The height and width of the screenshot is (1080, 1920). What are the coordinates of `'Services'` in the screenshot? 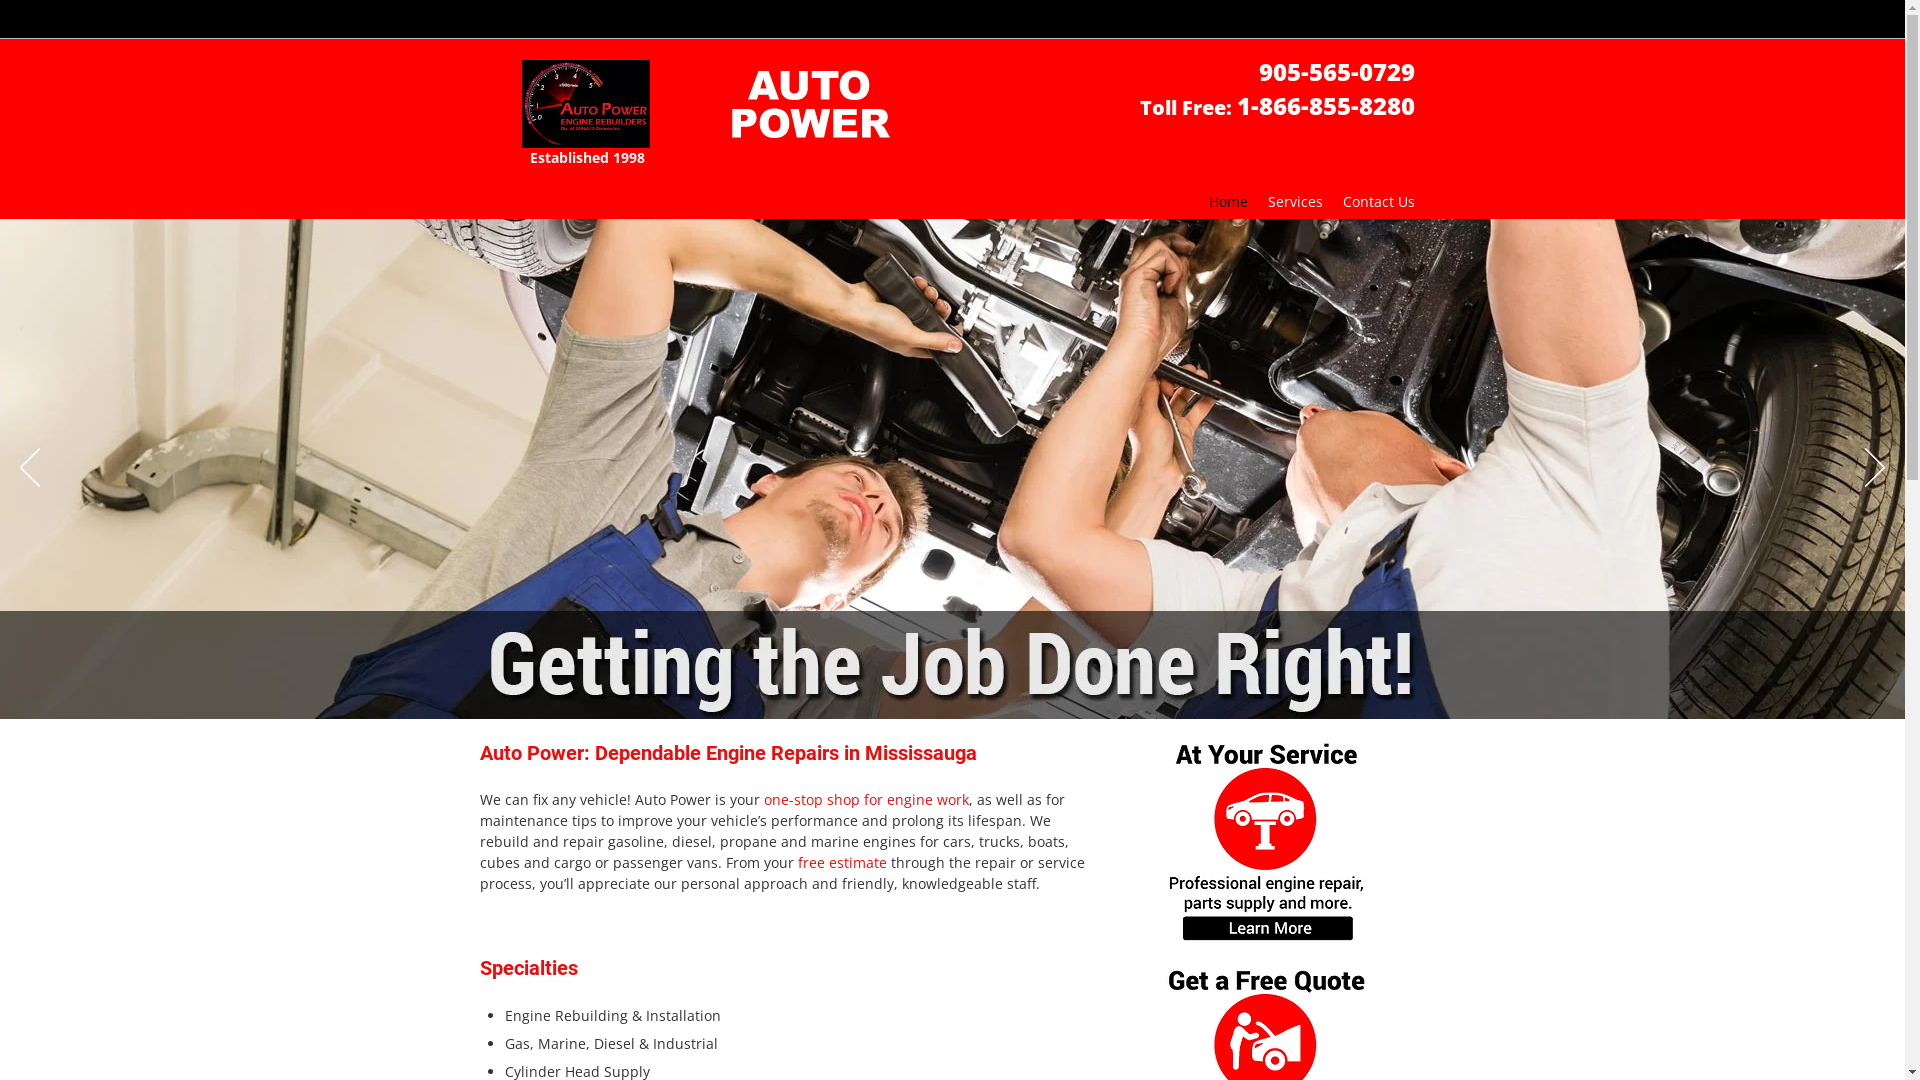 It's located at (1295, 201).